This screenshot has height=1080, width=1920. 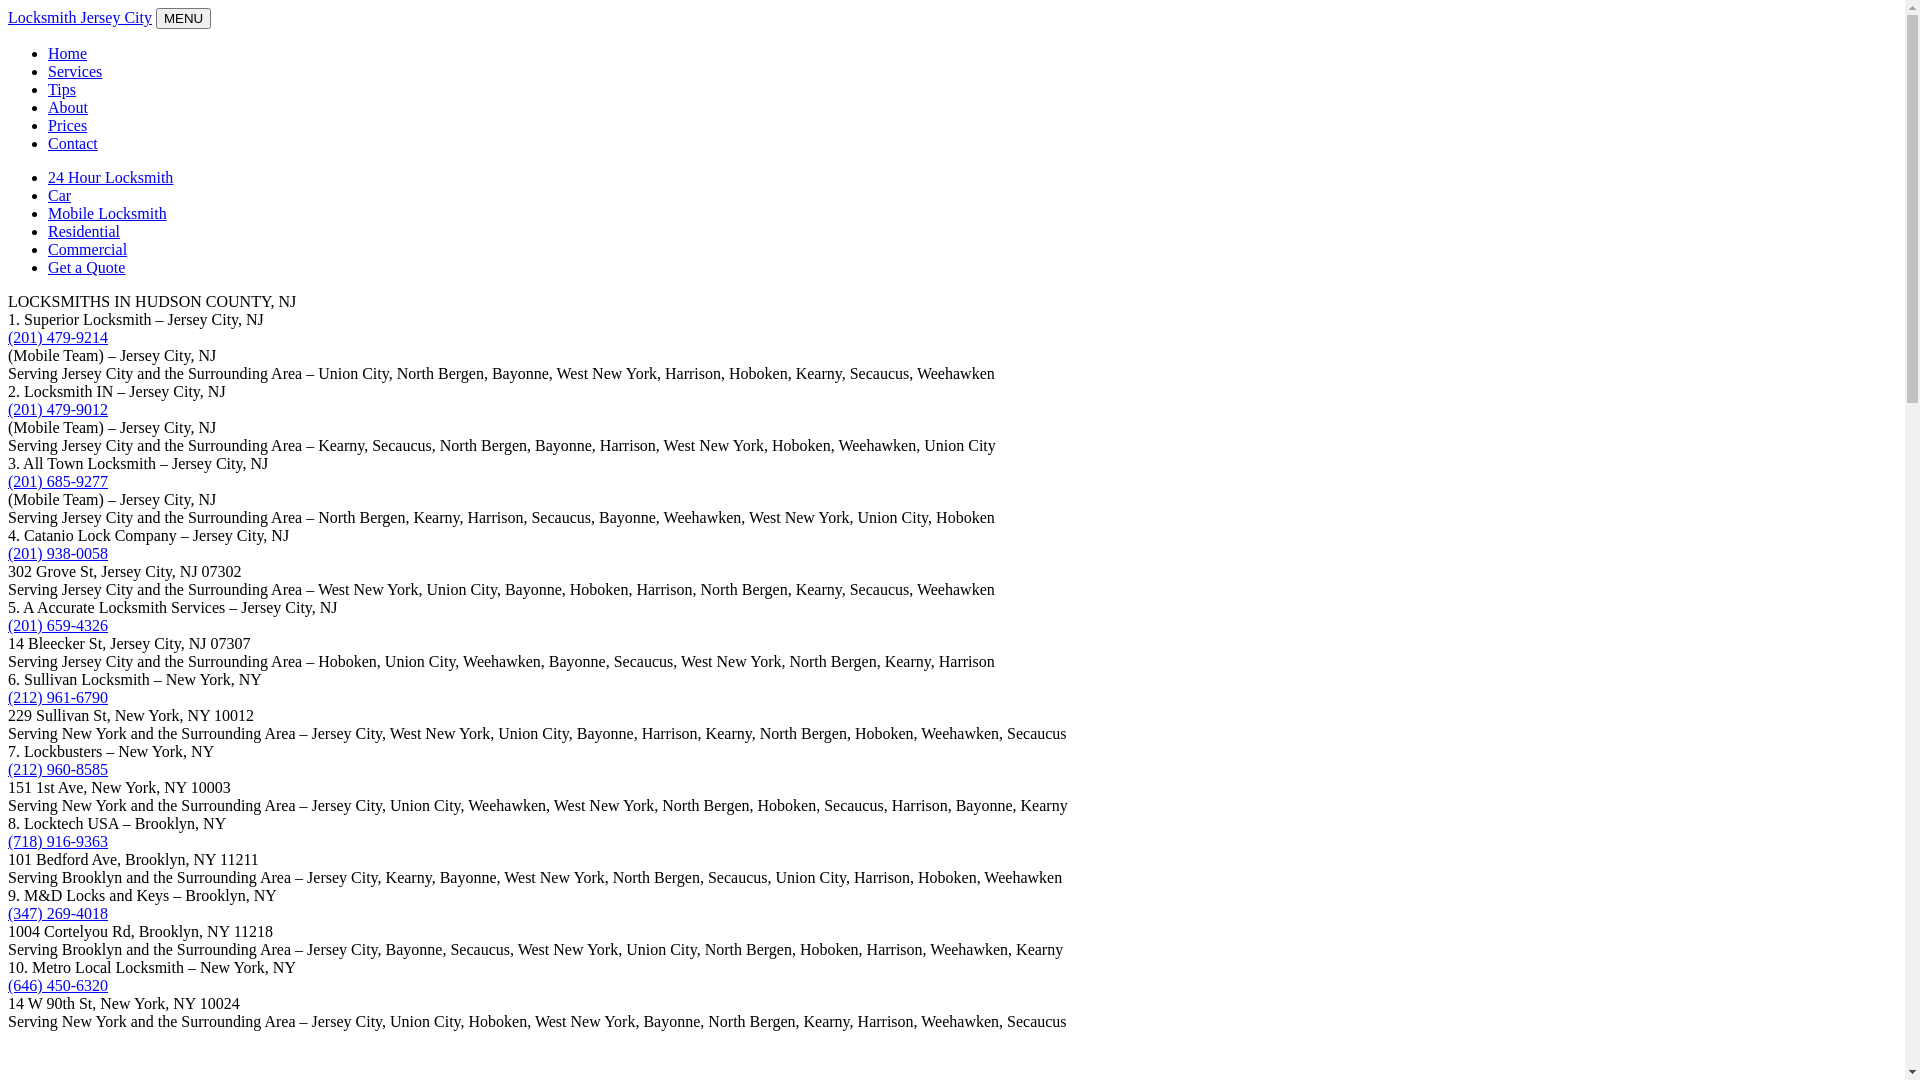 I want to click on '(212) 961-6790', so click(x=57, y=696).